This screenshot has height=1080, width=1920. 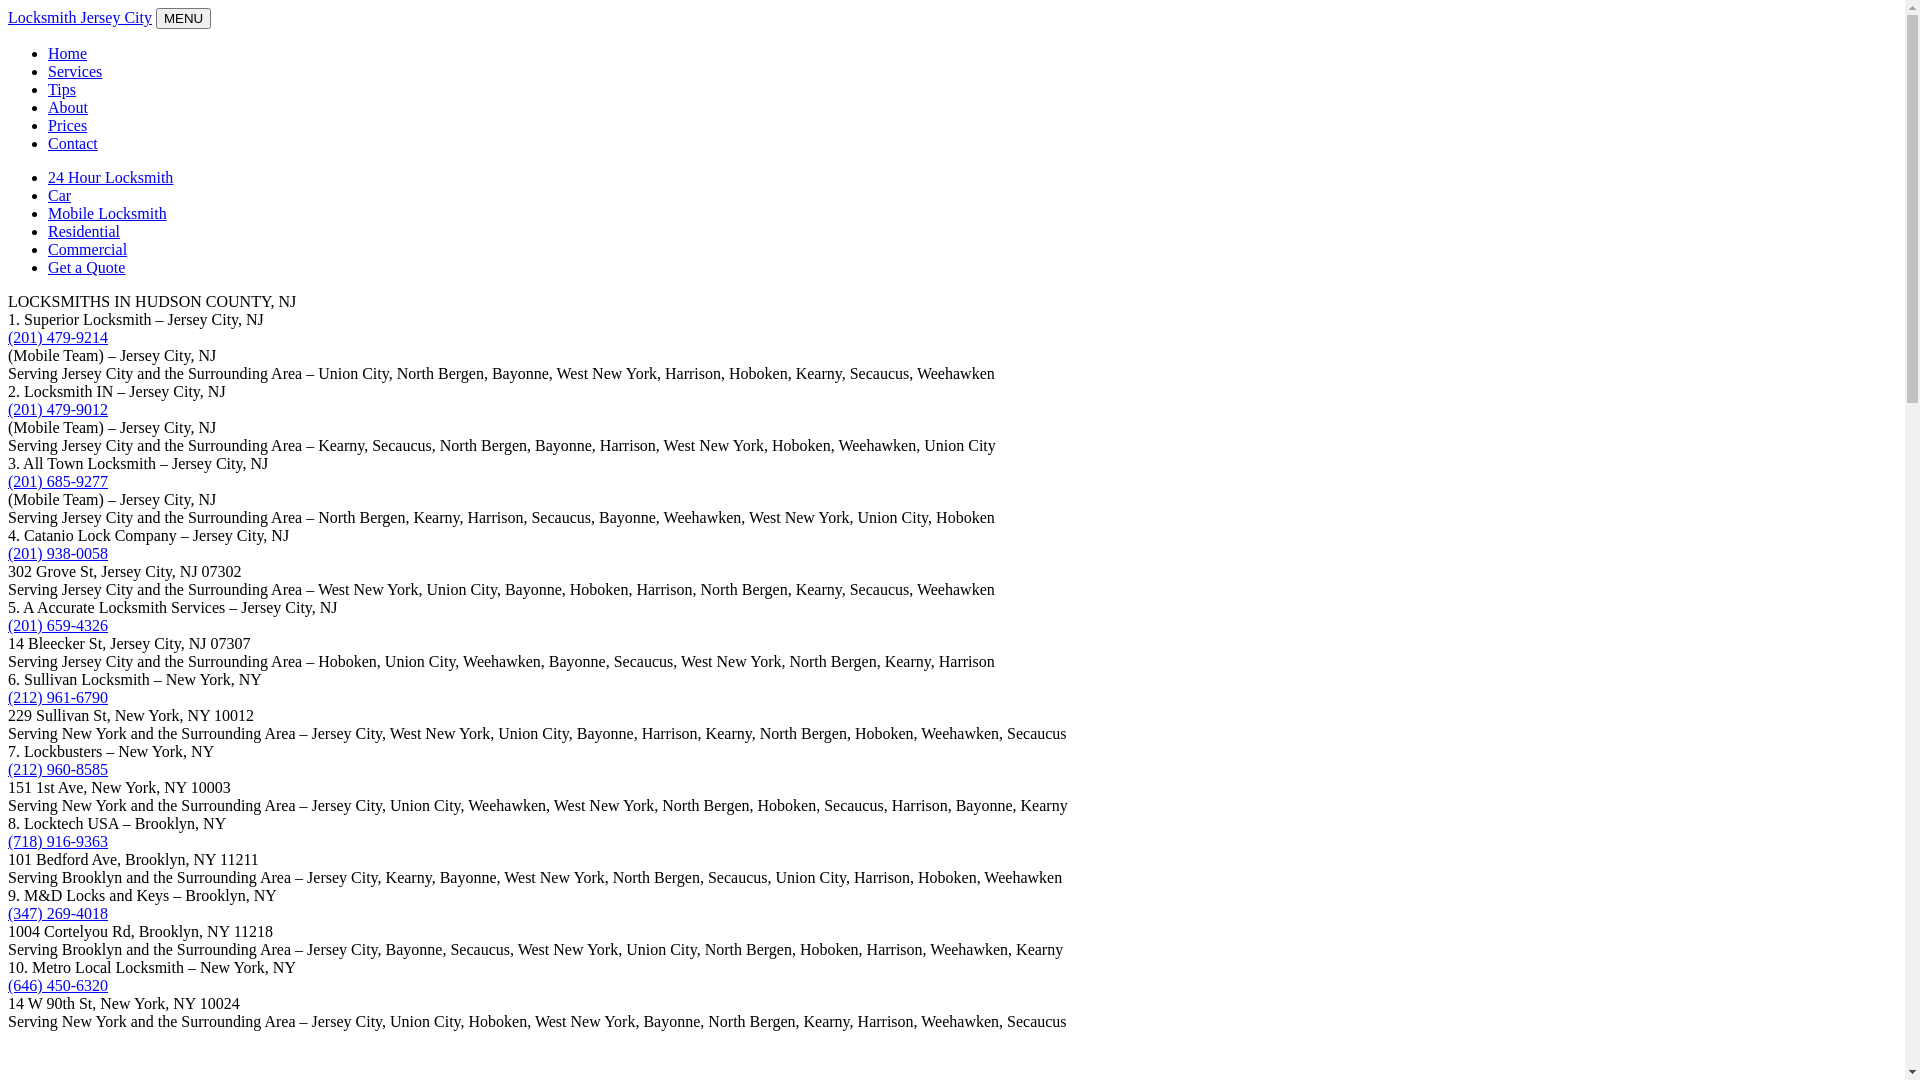 I want to click on '(212) 961-6790', so click(x=57, y=696).